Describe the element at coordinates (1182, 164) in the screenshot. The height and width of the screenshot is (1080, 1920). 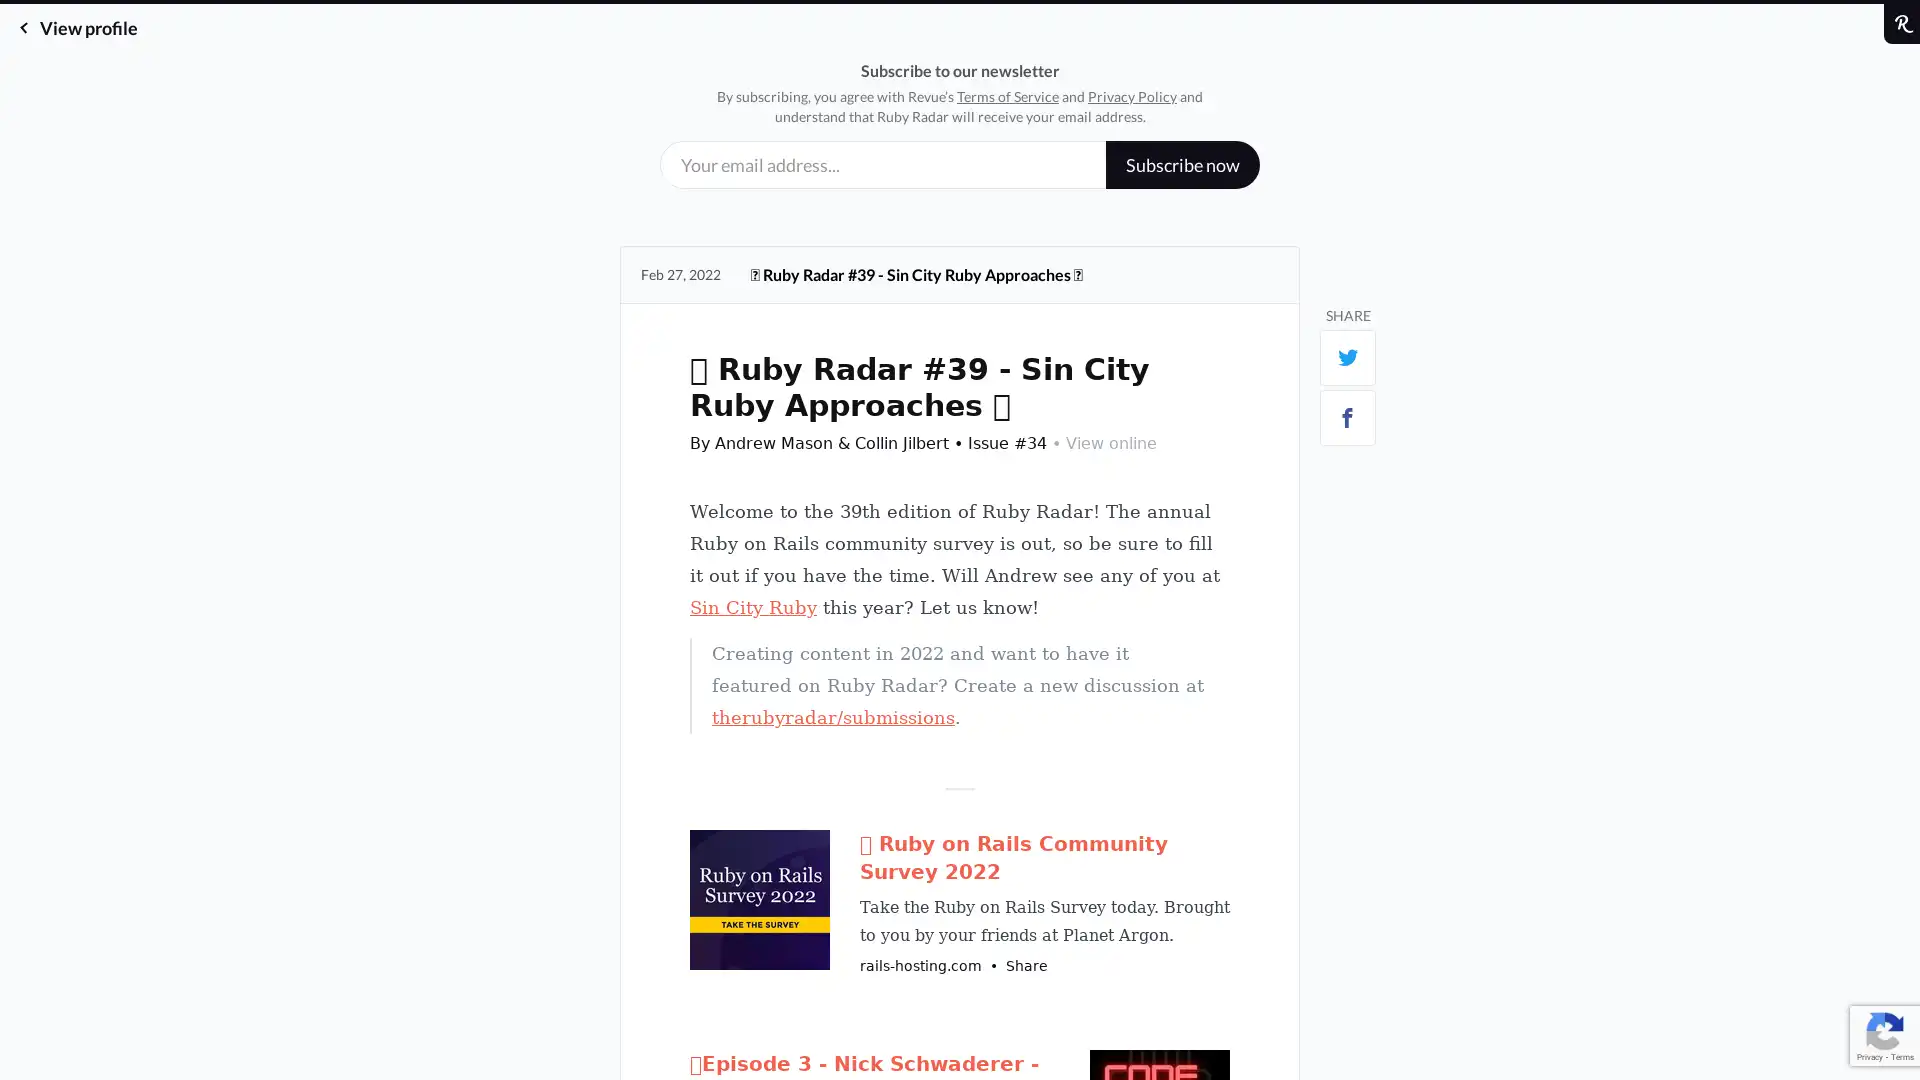
I see `Subscribe now` at that location.